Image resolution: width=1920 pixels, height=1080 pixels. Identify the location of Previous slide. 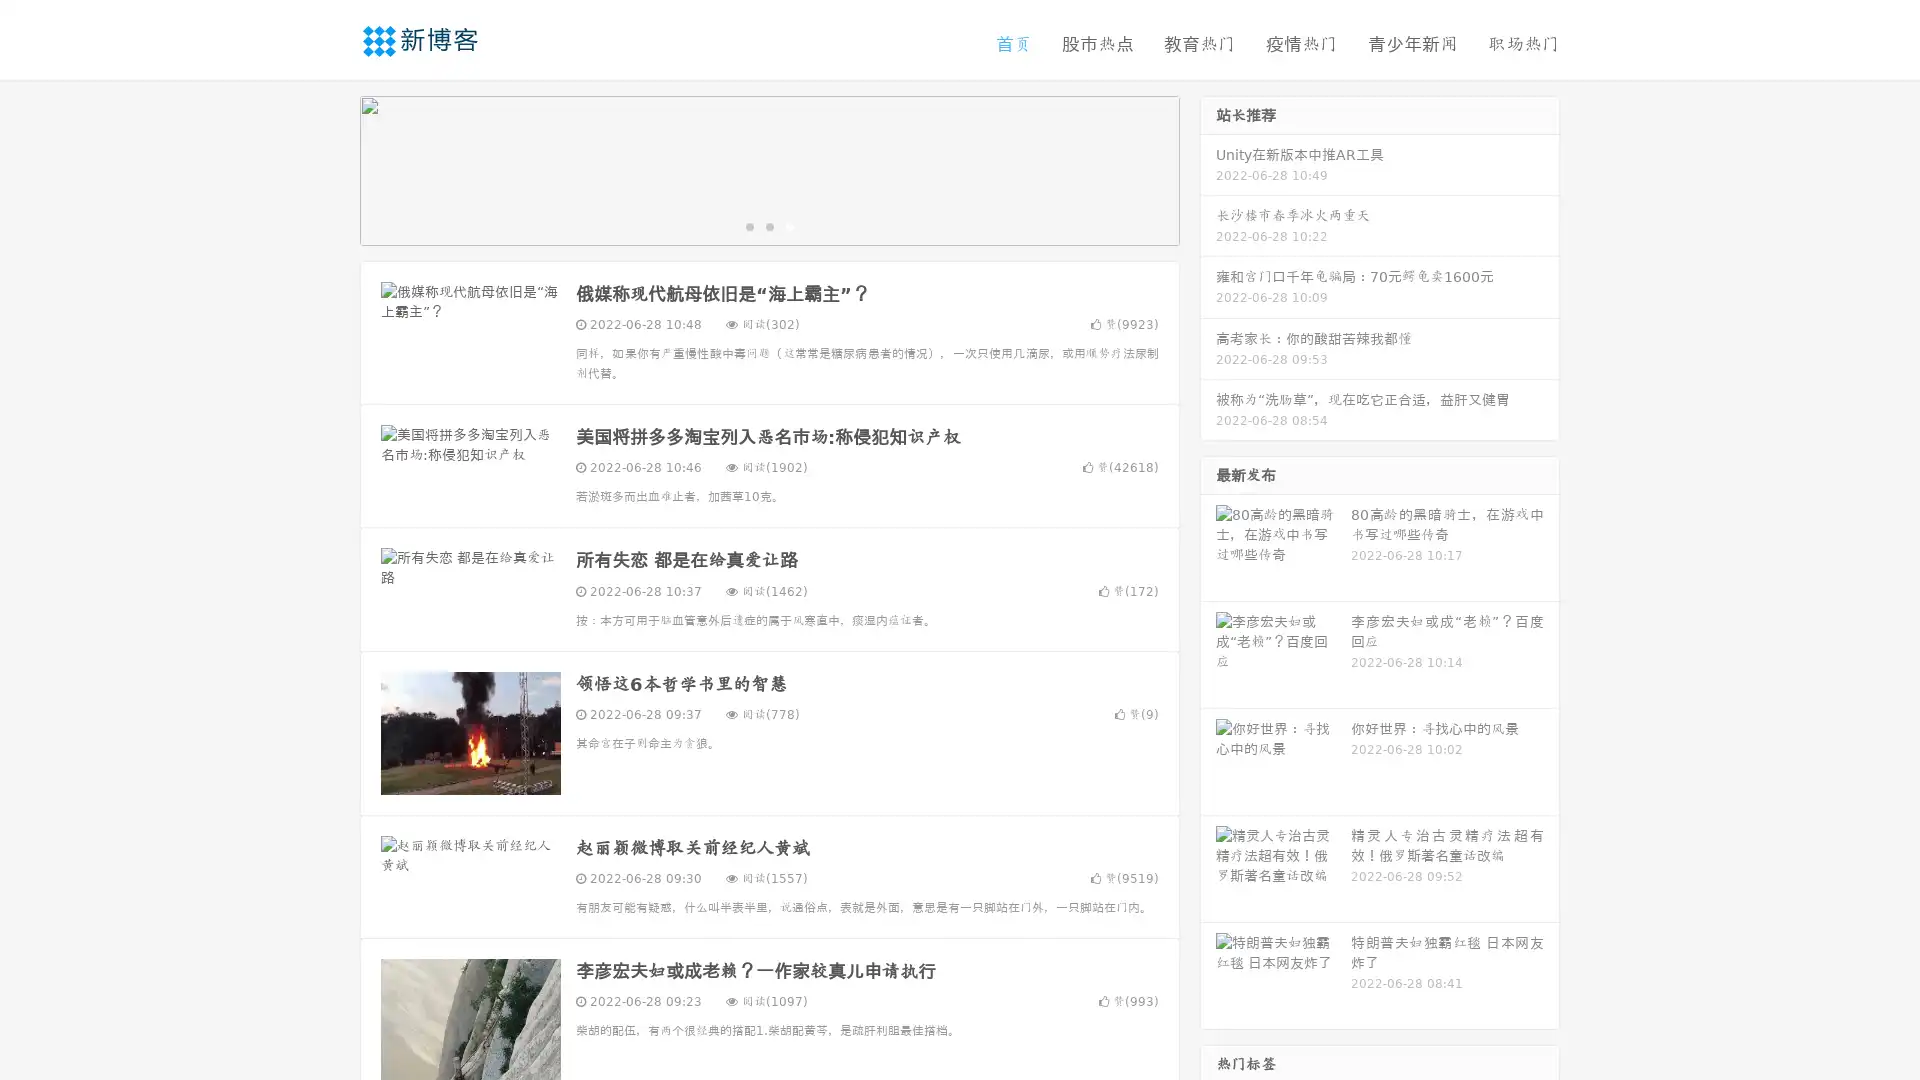
(330, 168).